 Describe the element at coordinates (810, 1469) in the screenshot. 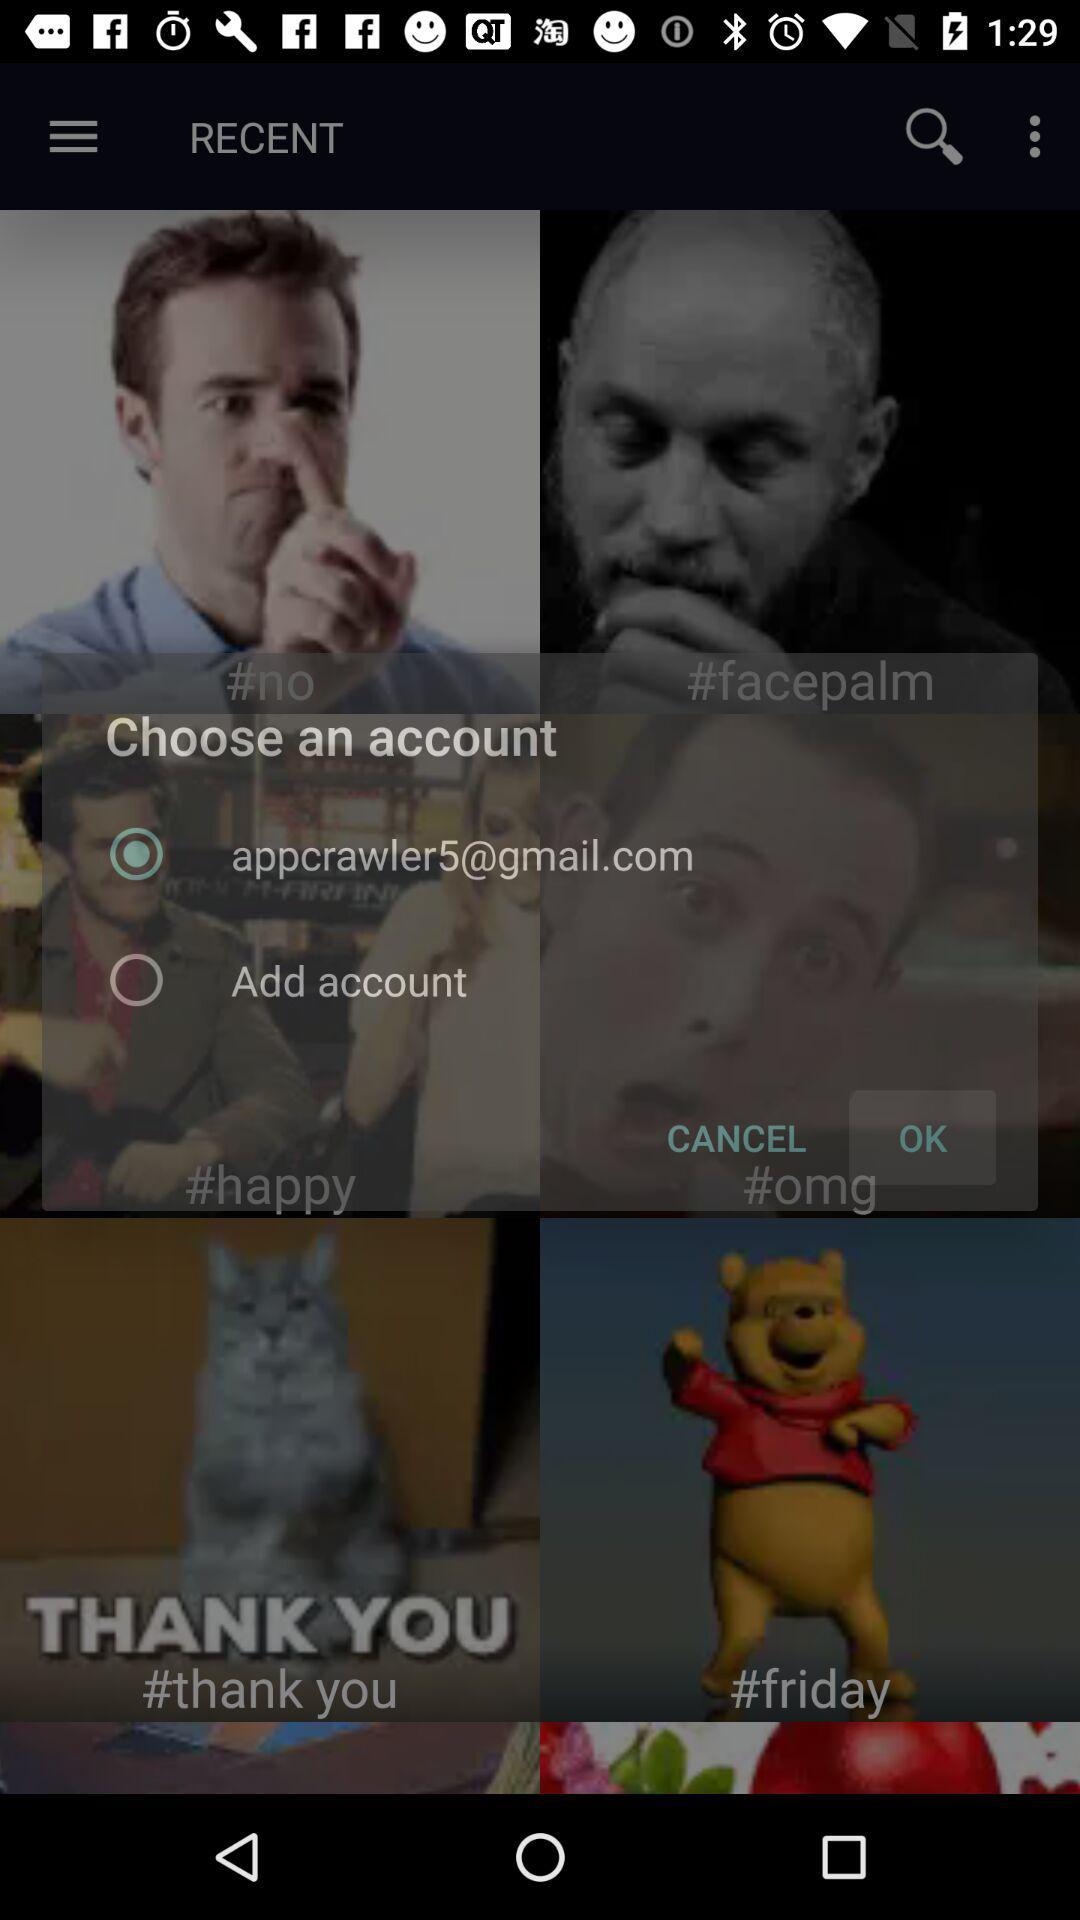

I see `to watch video` at that location.